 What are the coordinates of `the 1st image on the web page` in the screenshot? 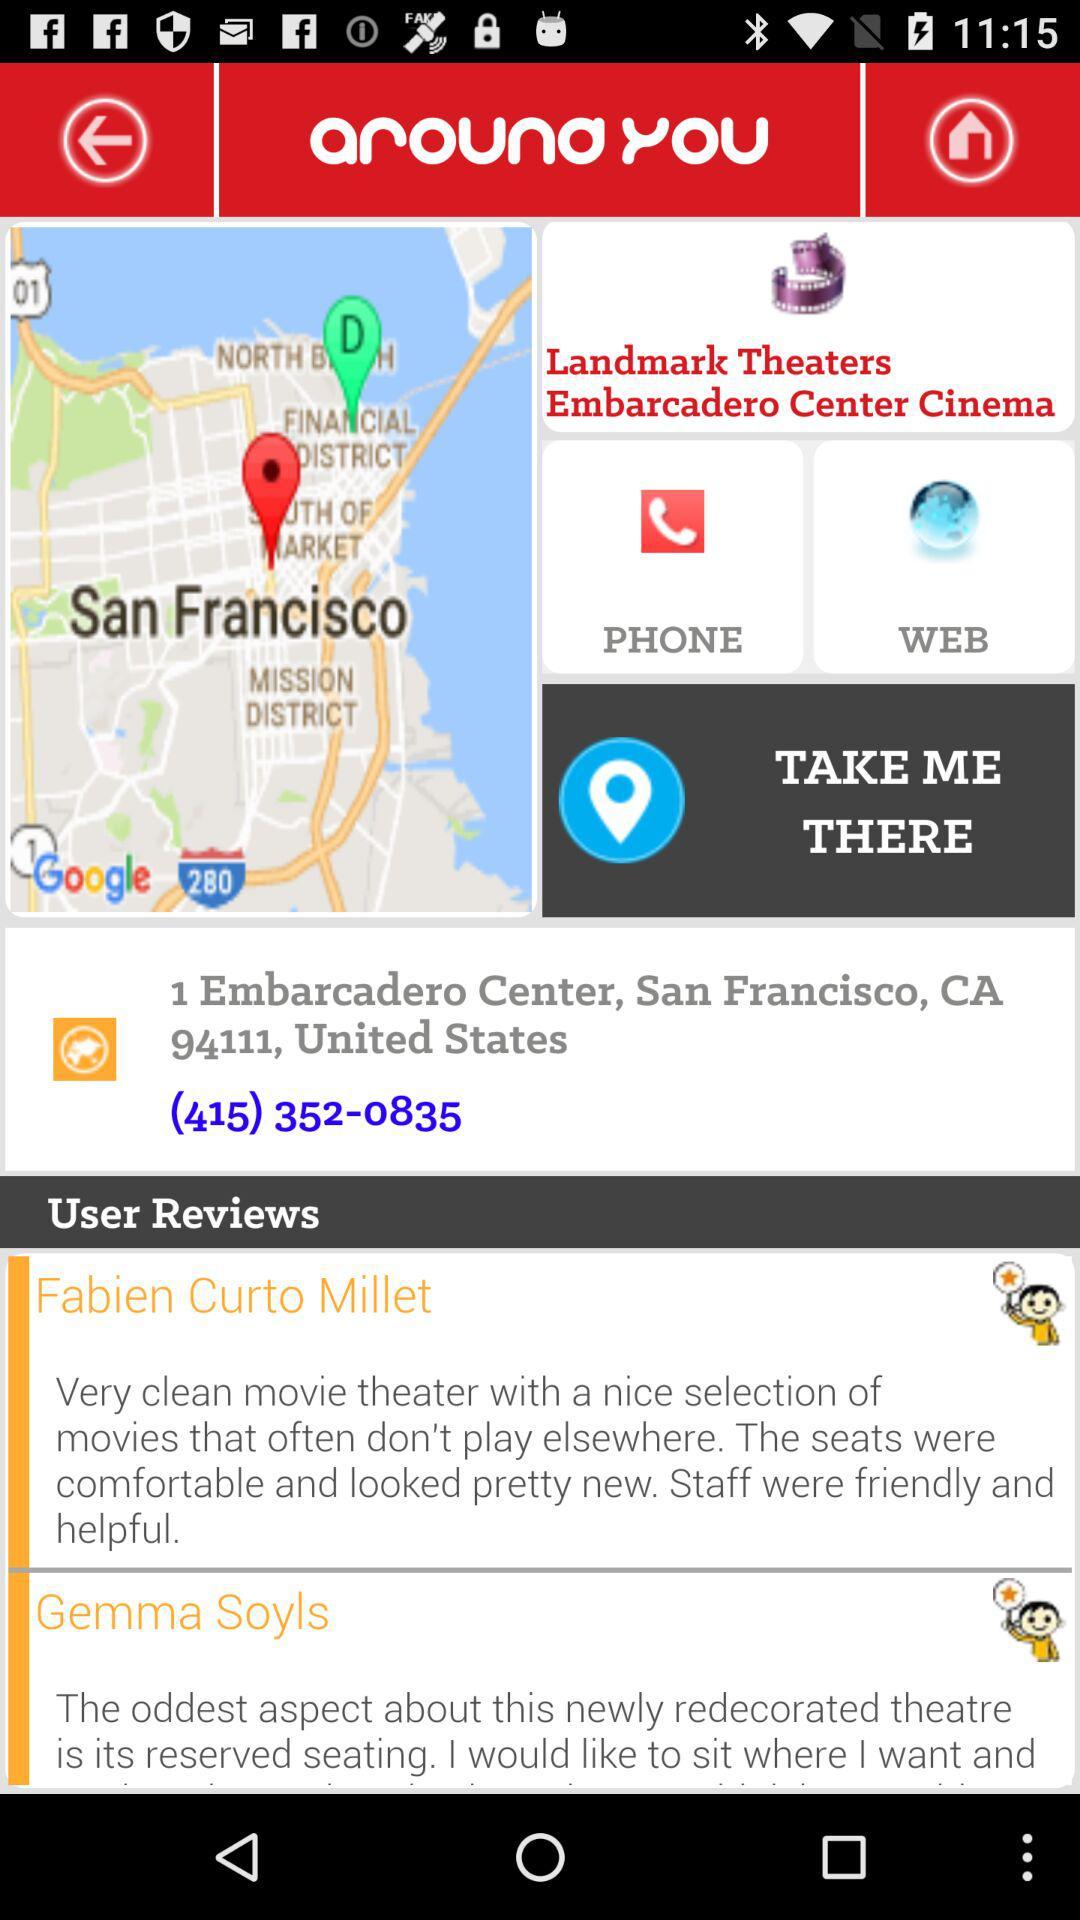 It's located at (271, 568).